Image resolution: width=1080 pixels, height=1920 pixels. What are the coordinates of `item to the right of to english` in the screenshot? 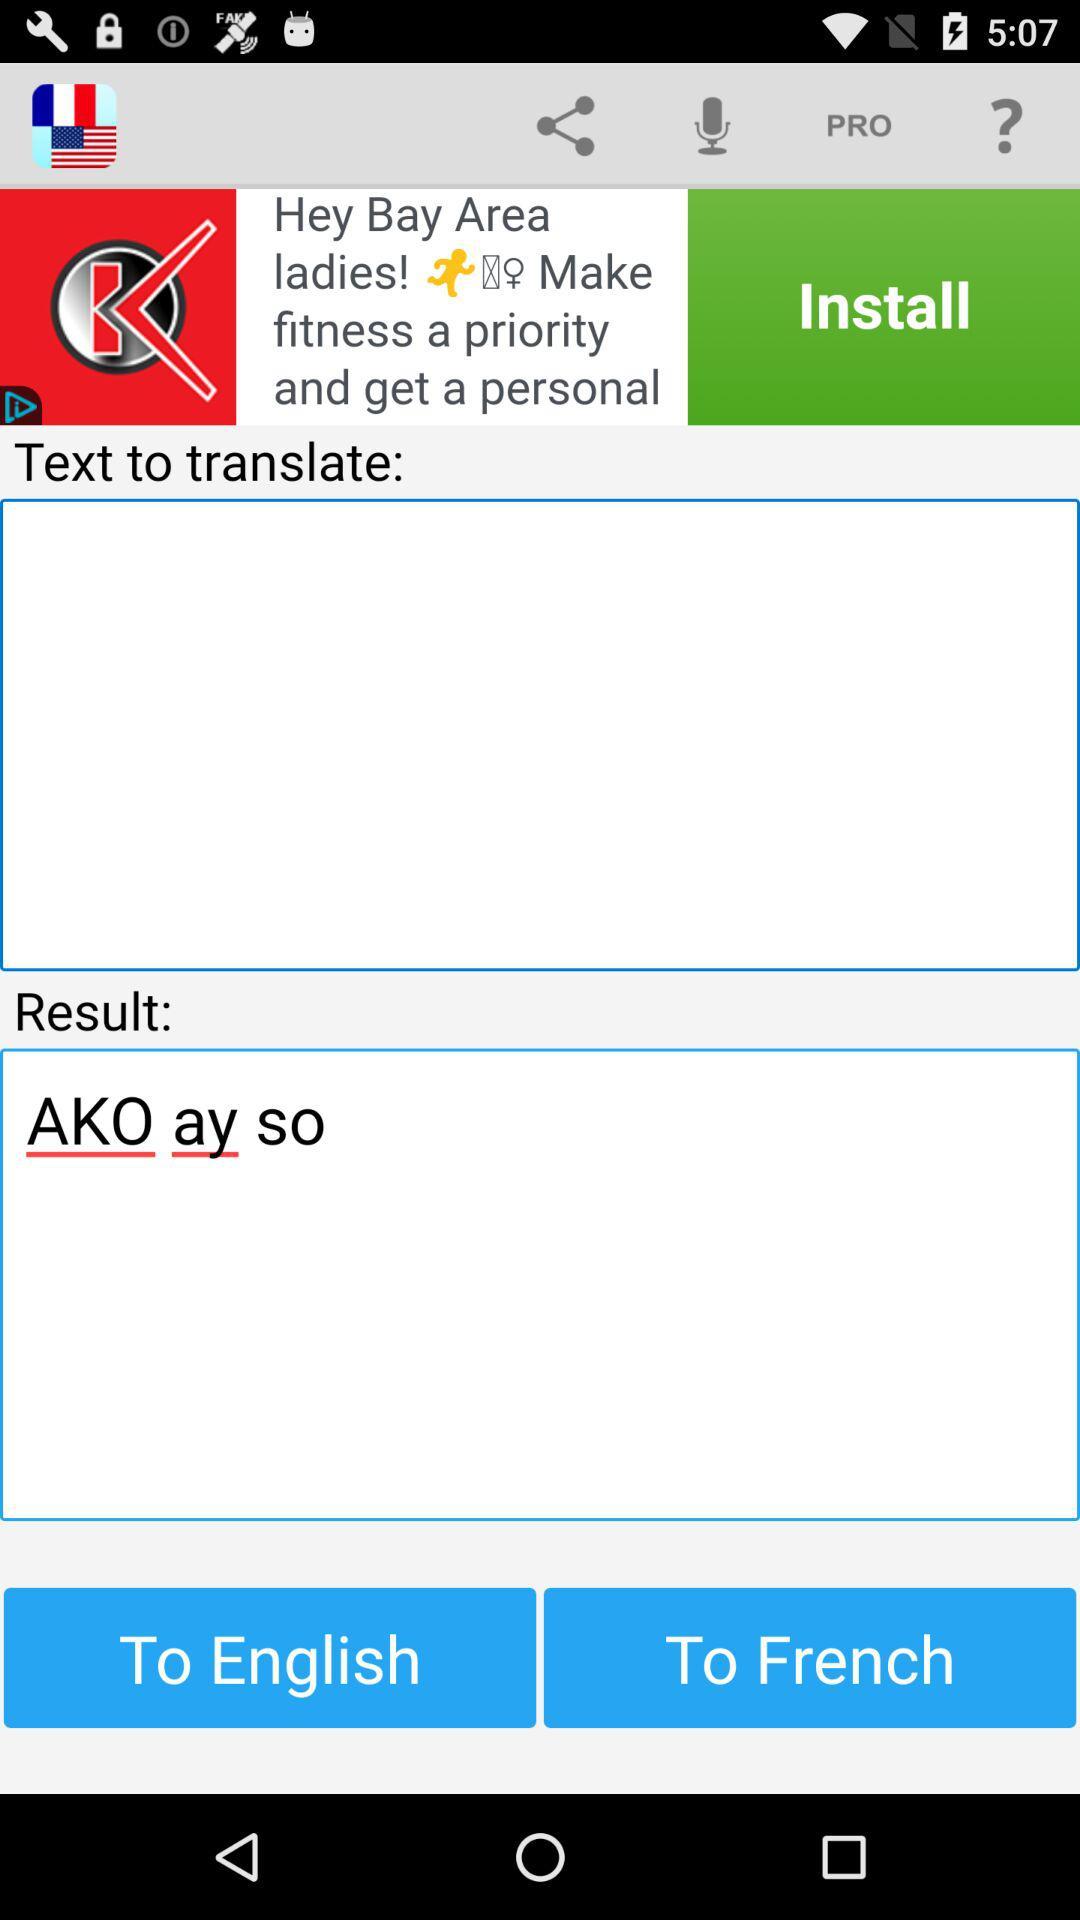 It's located at (810, 1657).